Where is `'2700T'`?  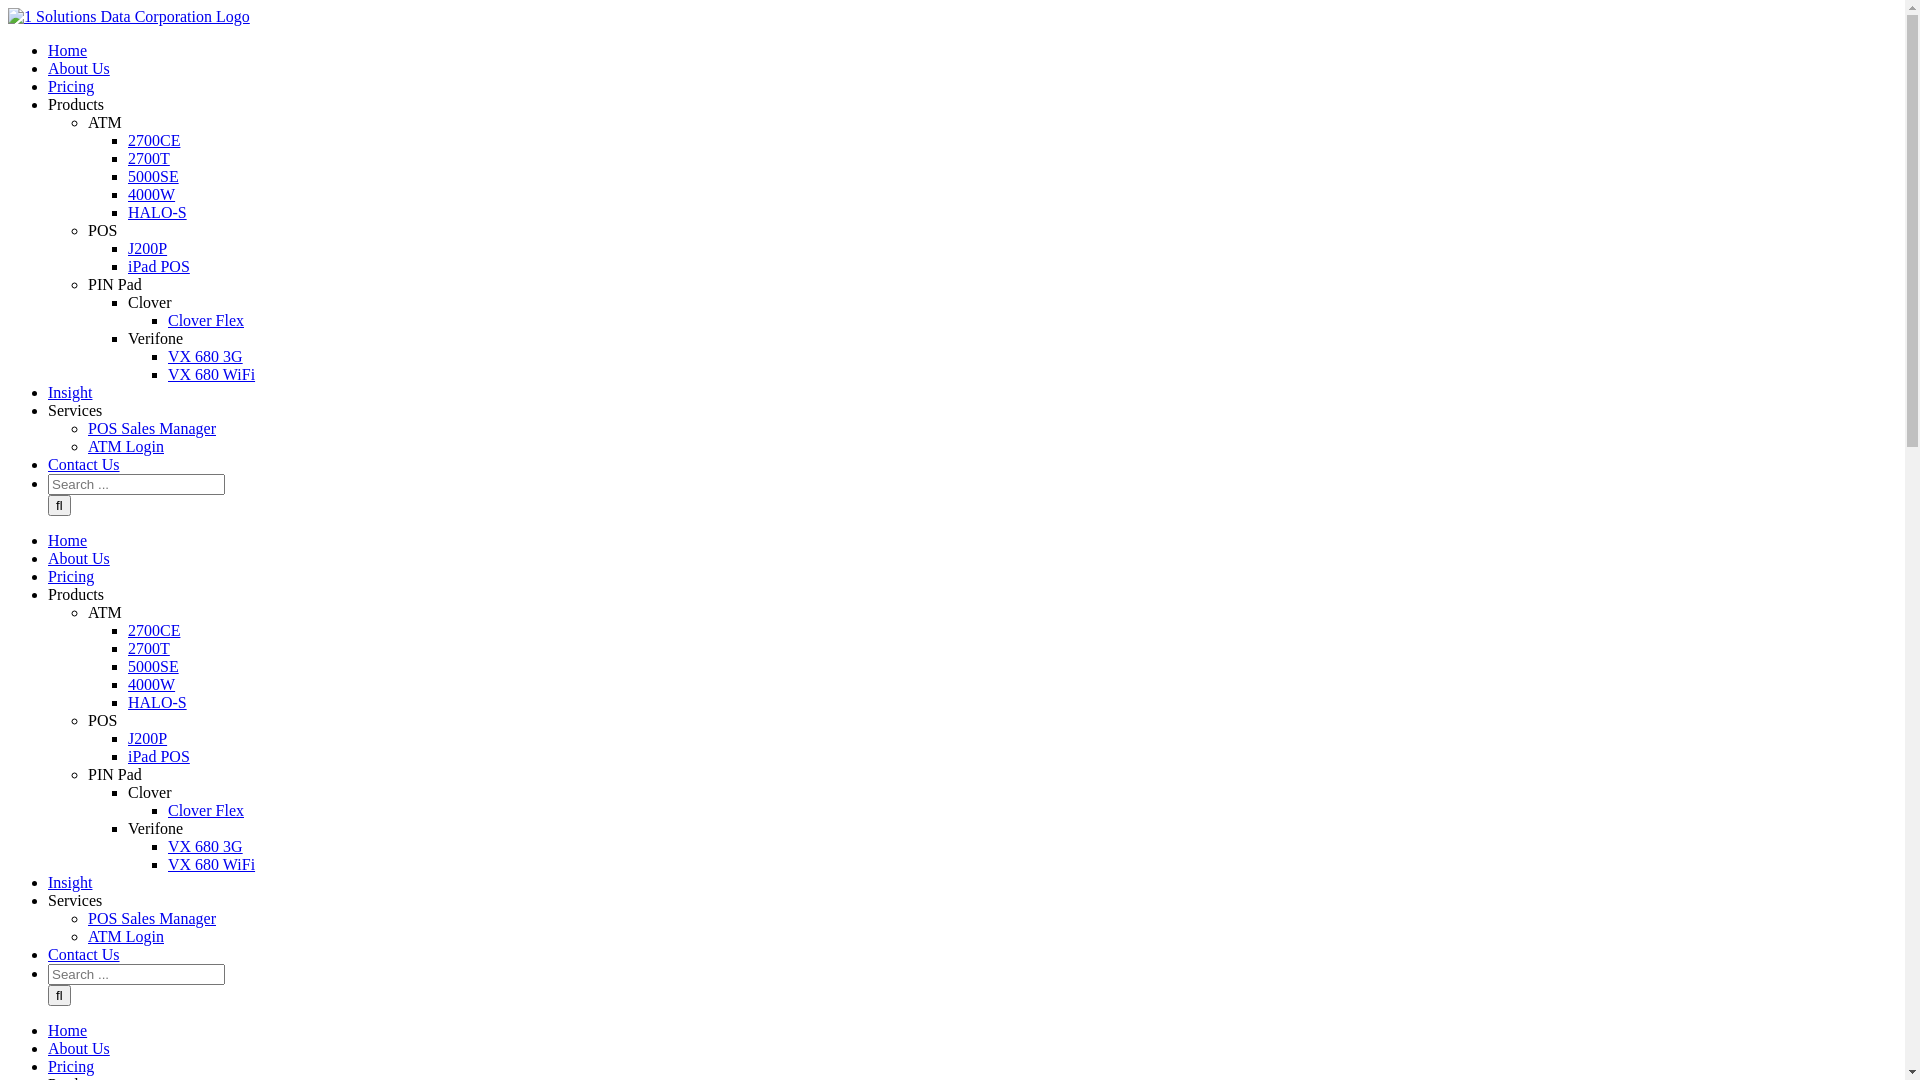 '2700T' is located at coordinates (147, 157).